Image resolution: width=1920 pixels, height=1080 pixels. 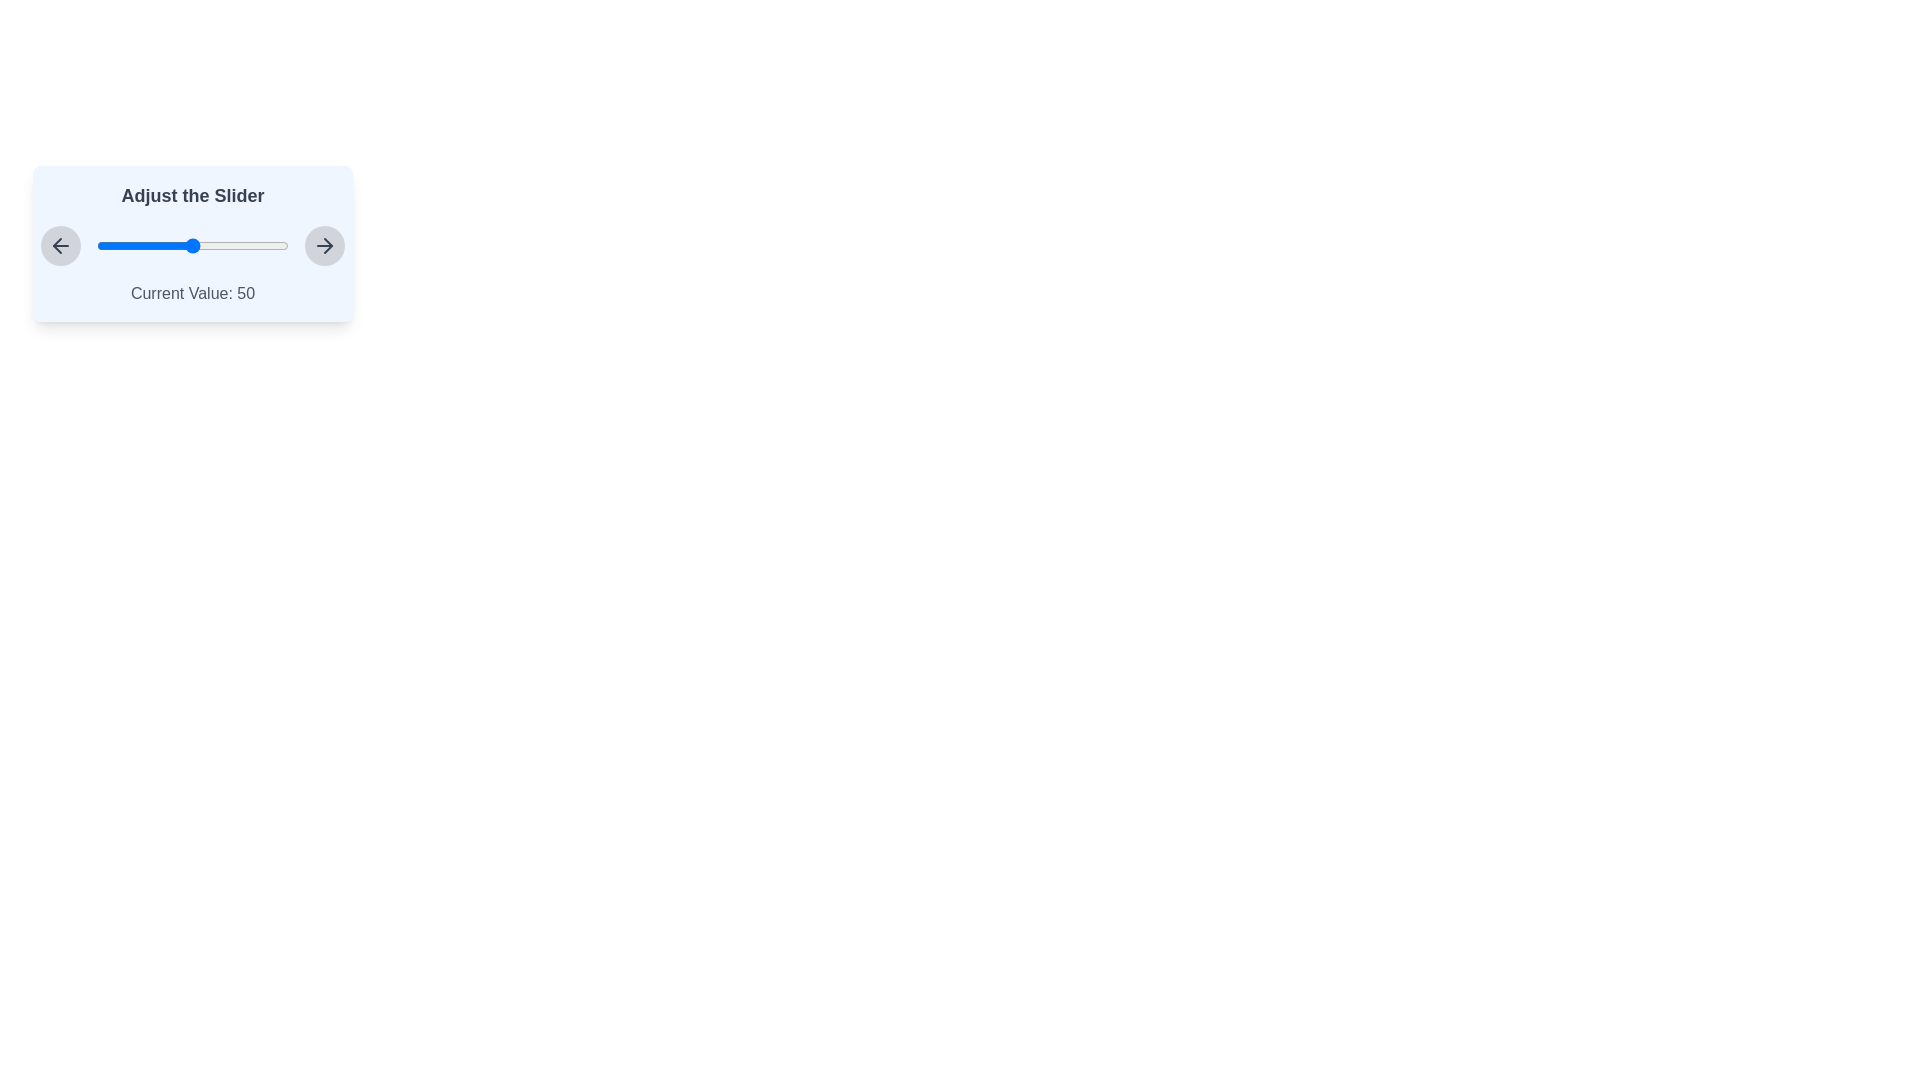 What do you see at coordinates (147, 245) in the screenshot?
I see `the slider` at bounding box center [147, 245].